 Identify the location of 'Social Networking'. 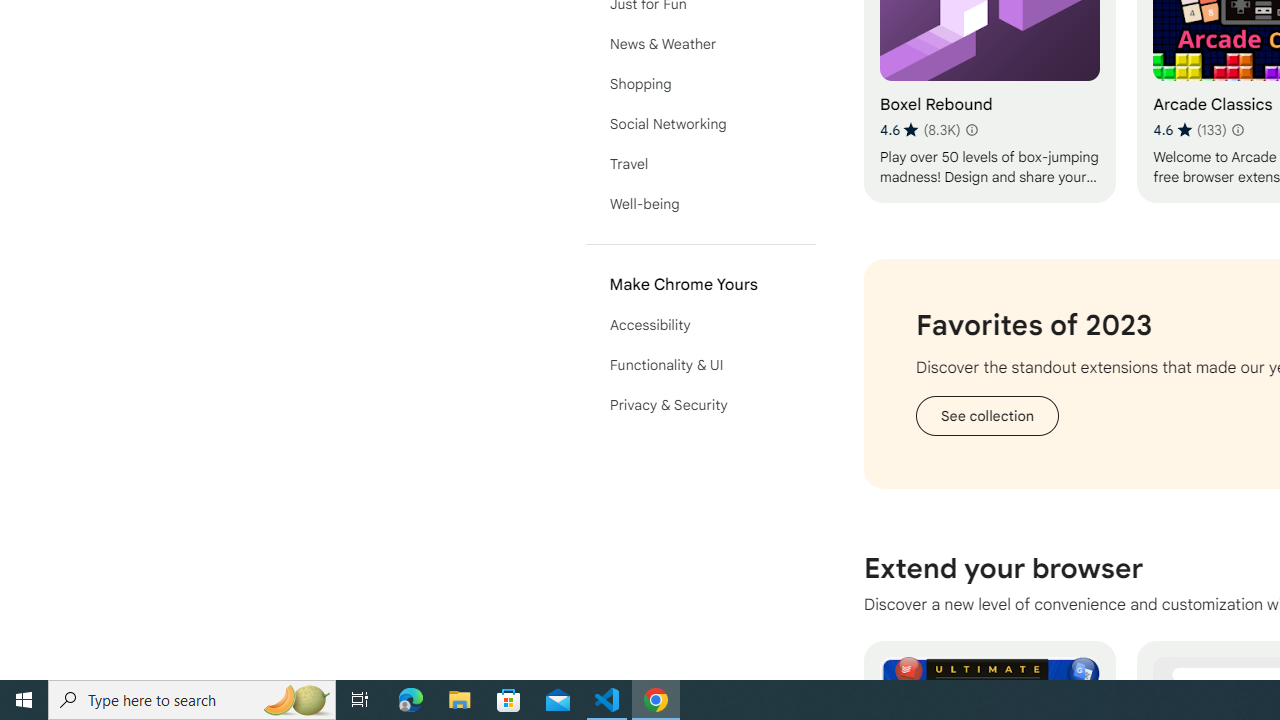
(700, 123).